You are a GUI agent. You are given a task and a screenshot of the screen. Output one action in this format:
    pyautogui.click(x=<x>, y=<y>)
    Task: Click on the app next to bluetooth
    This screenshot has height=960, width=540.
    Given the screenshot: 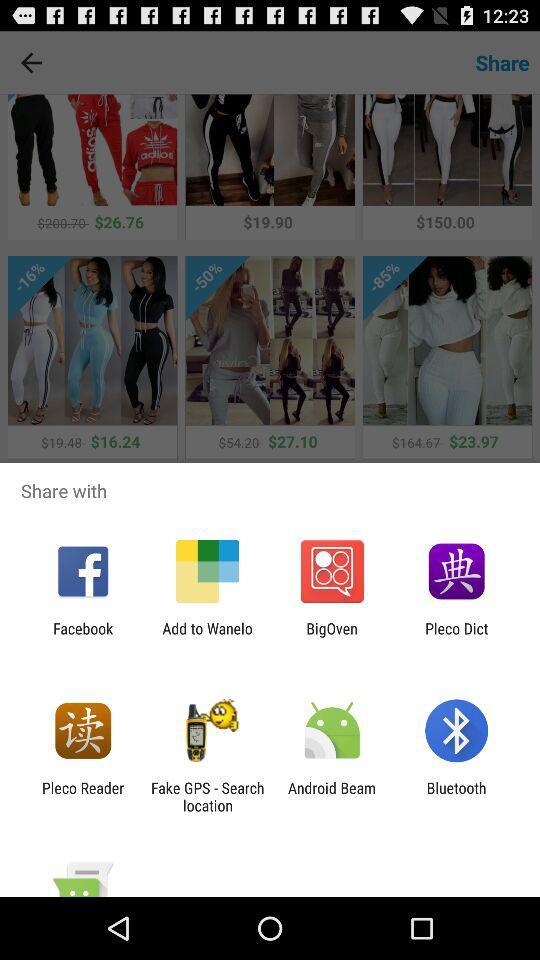 What is the action you would take?
    pyautogui.click(x=332, y=796)
    